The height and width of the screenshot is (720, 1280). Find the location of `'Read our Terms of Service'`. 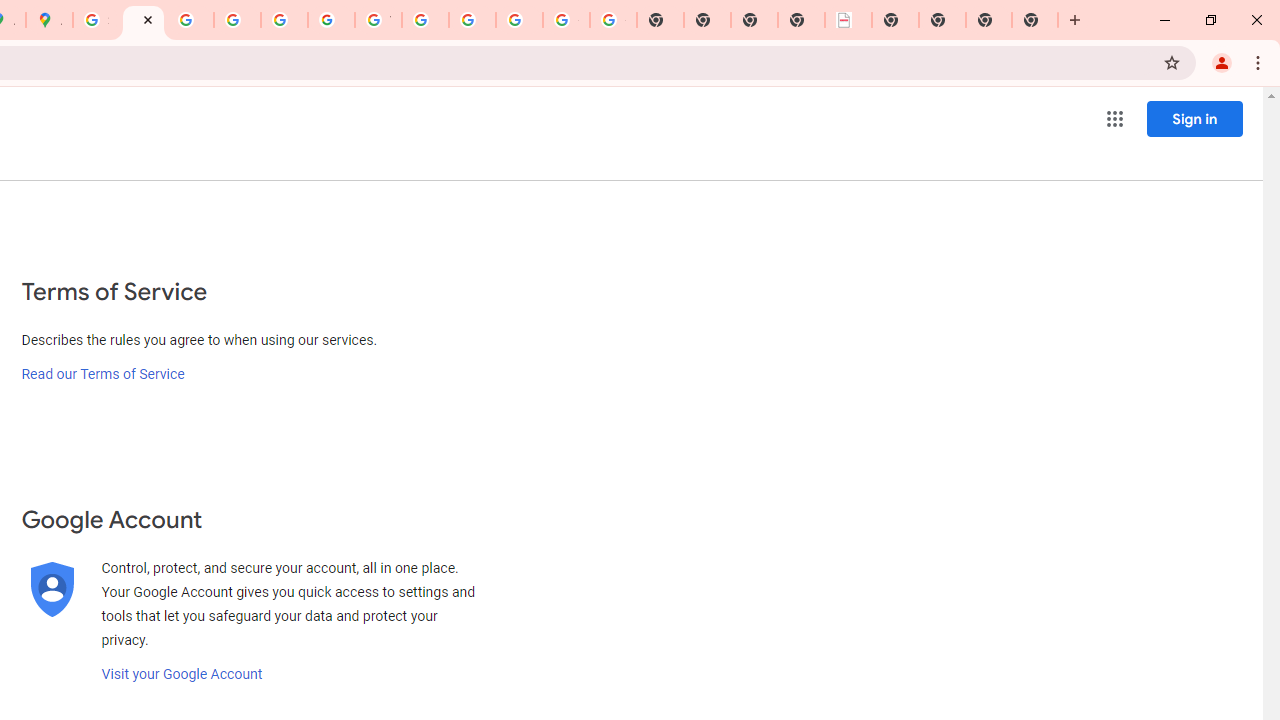

'Read our Terms of Service' is located at coordinates (102, 374).